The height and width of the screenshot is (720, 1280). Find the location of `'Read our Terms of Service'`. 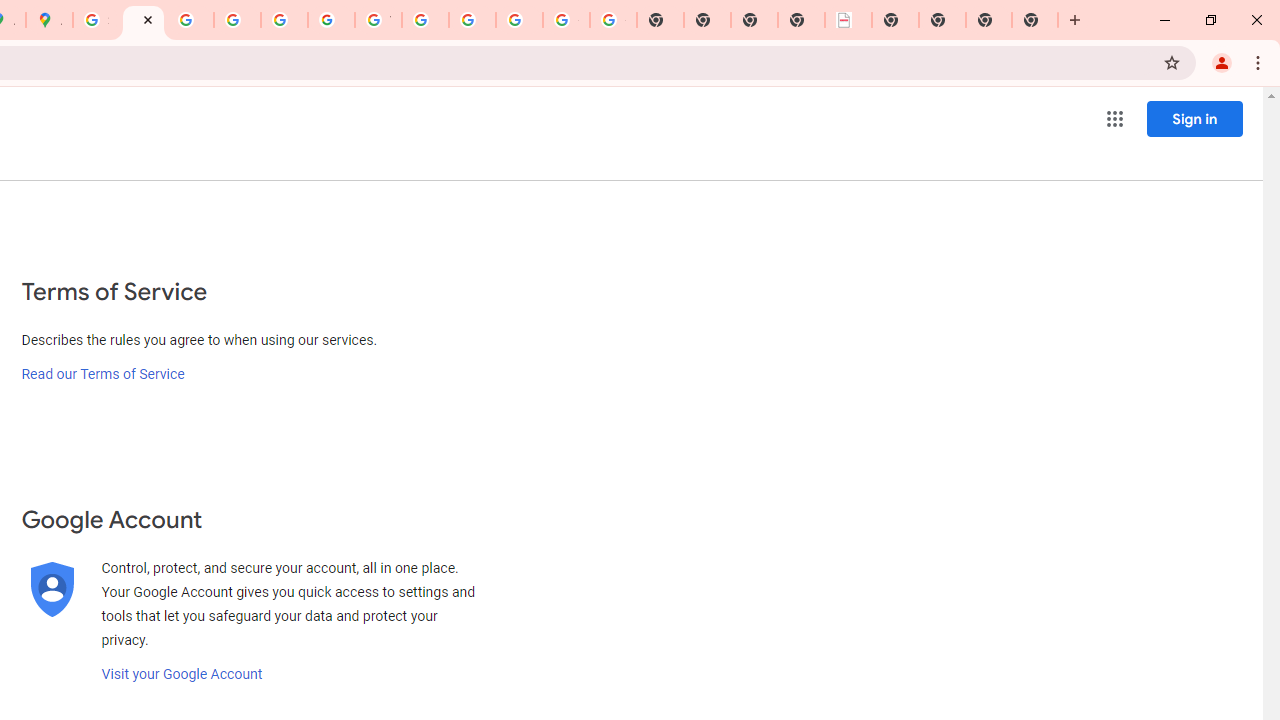

'Read our Terms of Service' is located at coordinates (102, 374).